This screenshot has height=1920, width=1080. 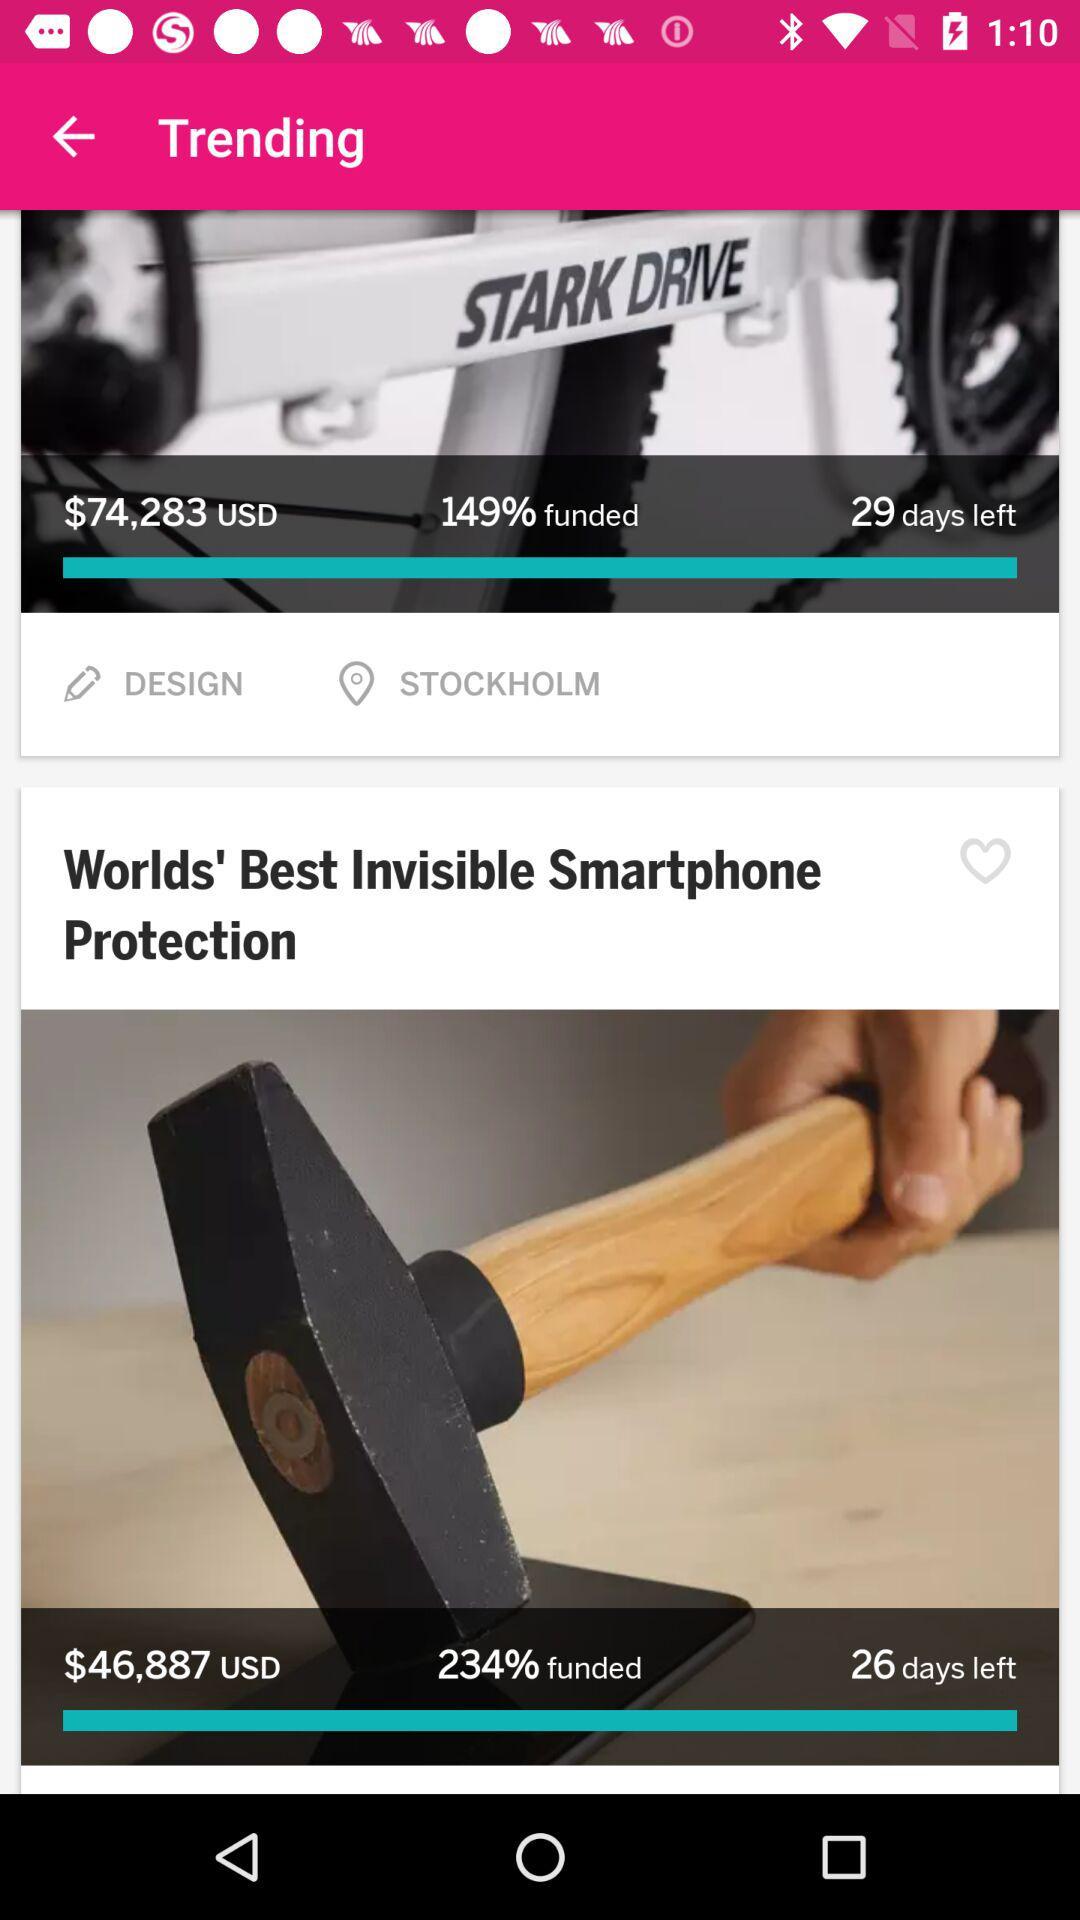 What do you see at coordinates (72, 135) in the screenshot?
I see `the item to the left of the trending app` at bounding box center [72, 135].